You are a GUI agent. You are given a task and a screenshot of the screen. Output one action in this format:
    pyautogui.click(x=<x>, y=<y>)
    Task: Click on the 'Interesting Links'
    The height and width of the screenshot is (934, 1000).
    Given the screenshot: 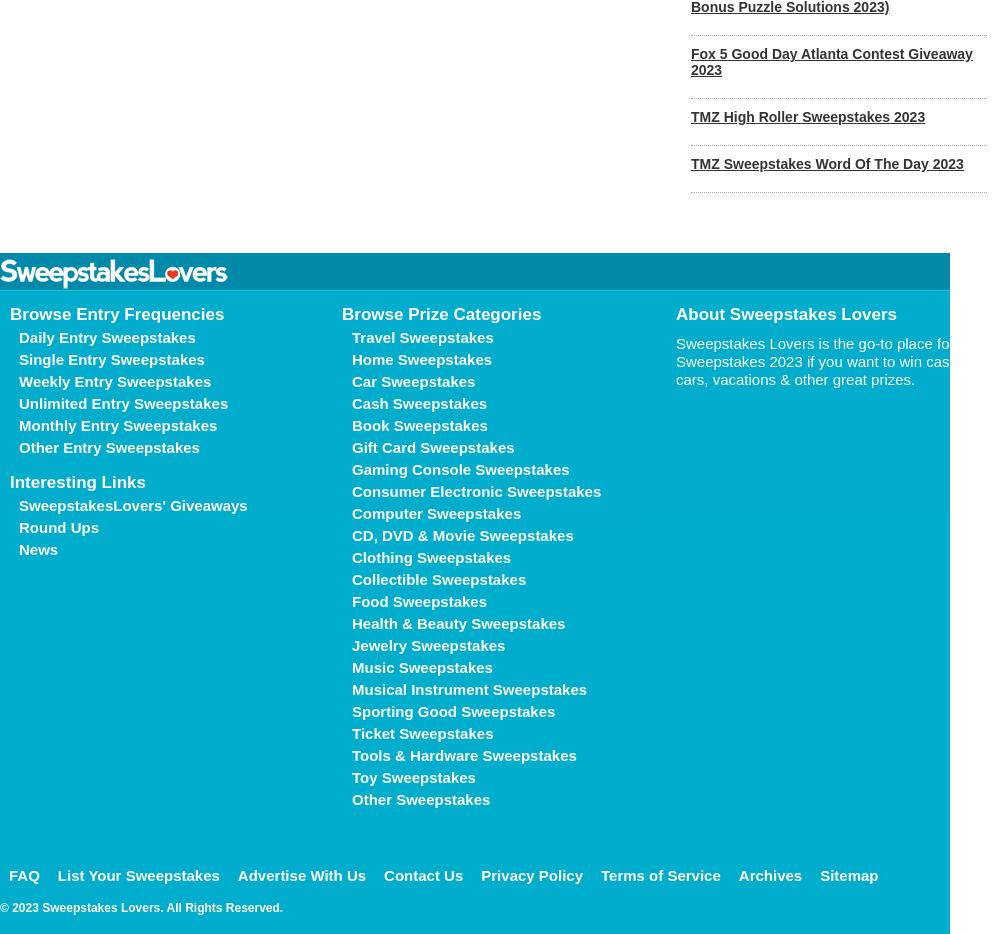 What is the action you would take?
    pyautogui.click(x=77, y=481)
    